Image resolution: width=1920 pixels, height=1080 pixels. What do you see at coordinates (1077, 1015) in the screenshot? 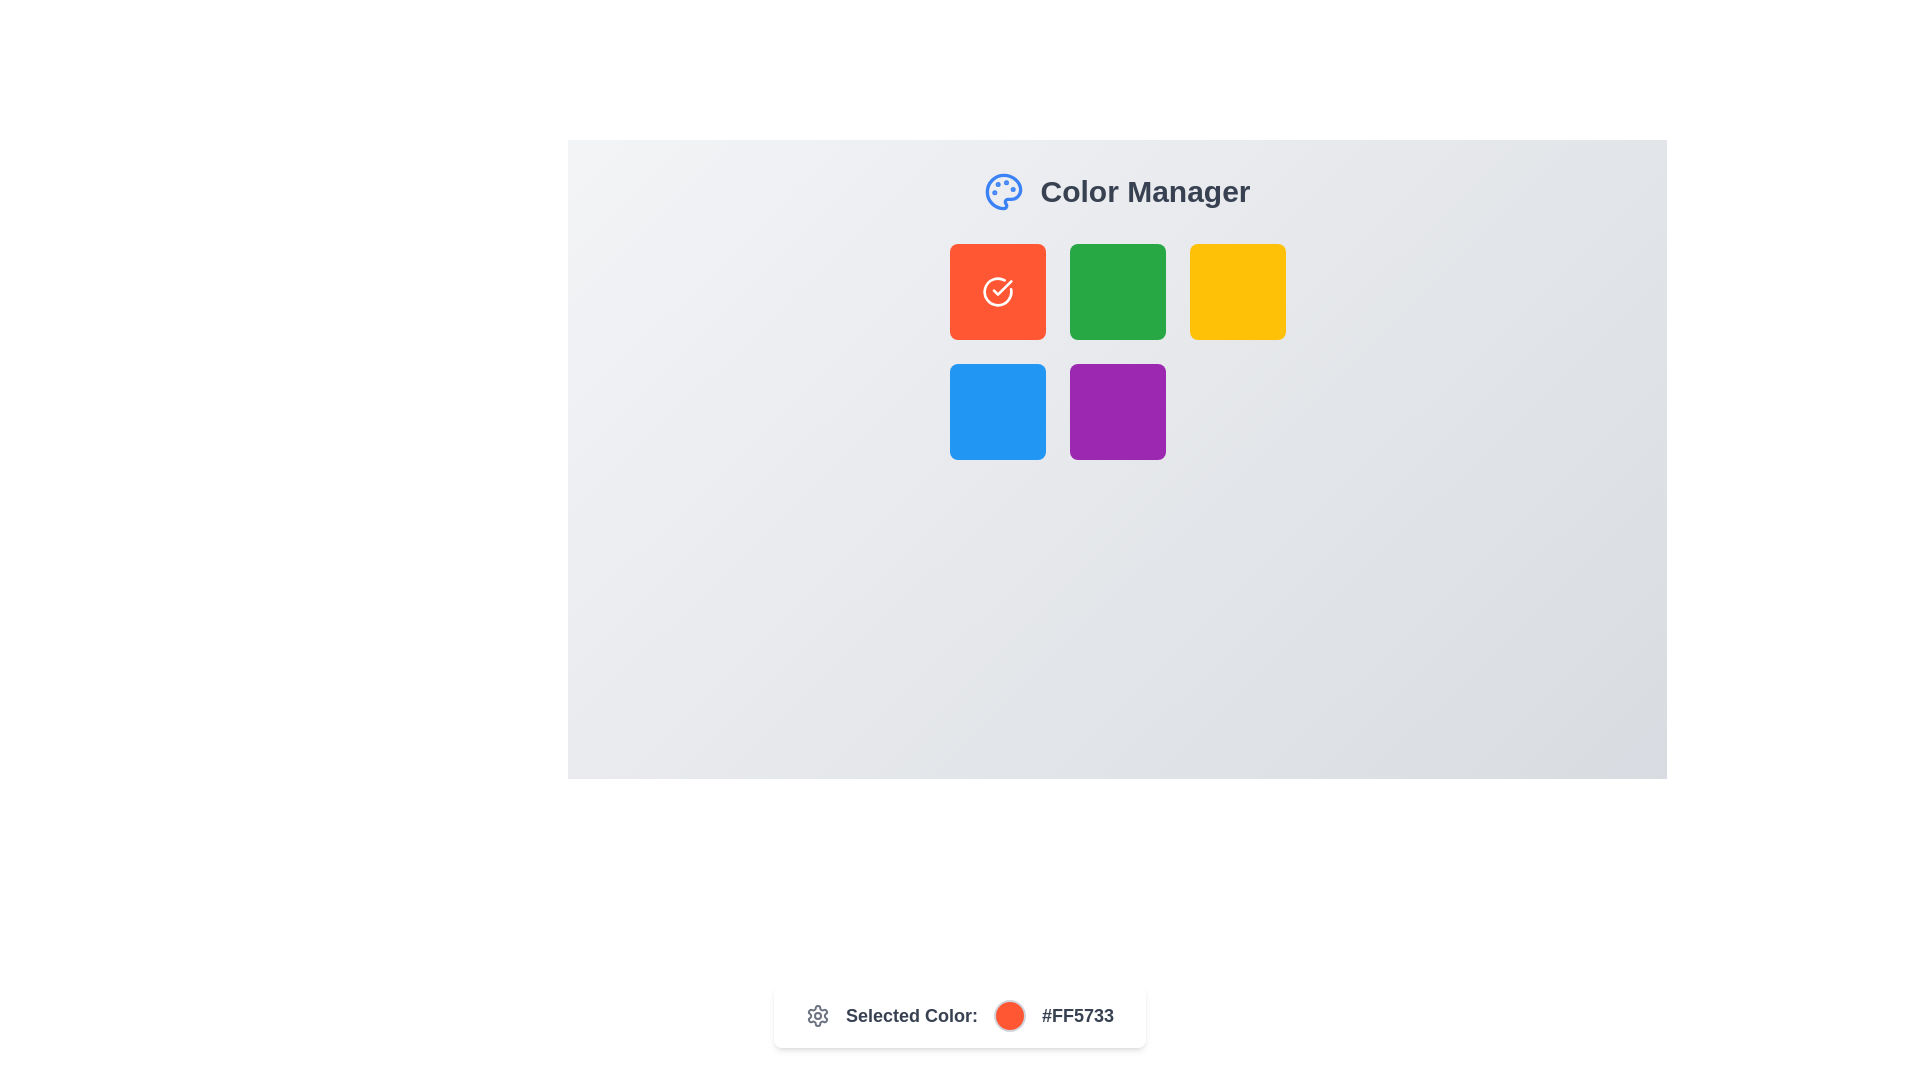
I see `the text element displaying the value '#FF5733' in bold, dark gray color, located at the far right side of the 'Selected Color' section` at bounding box center [1077, 1015].